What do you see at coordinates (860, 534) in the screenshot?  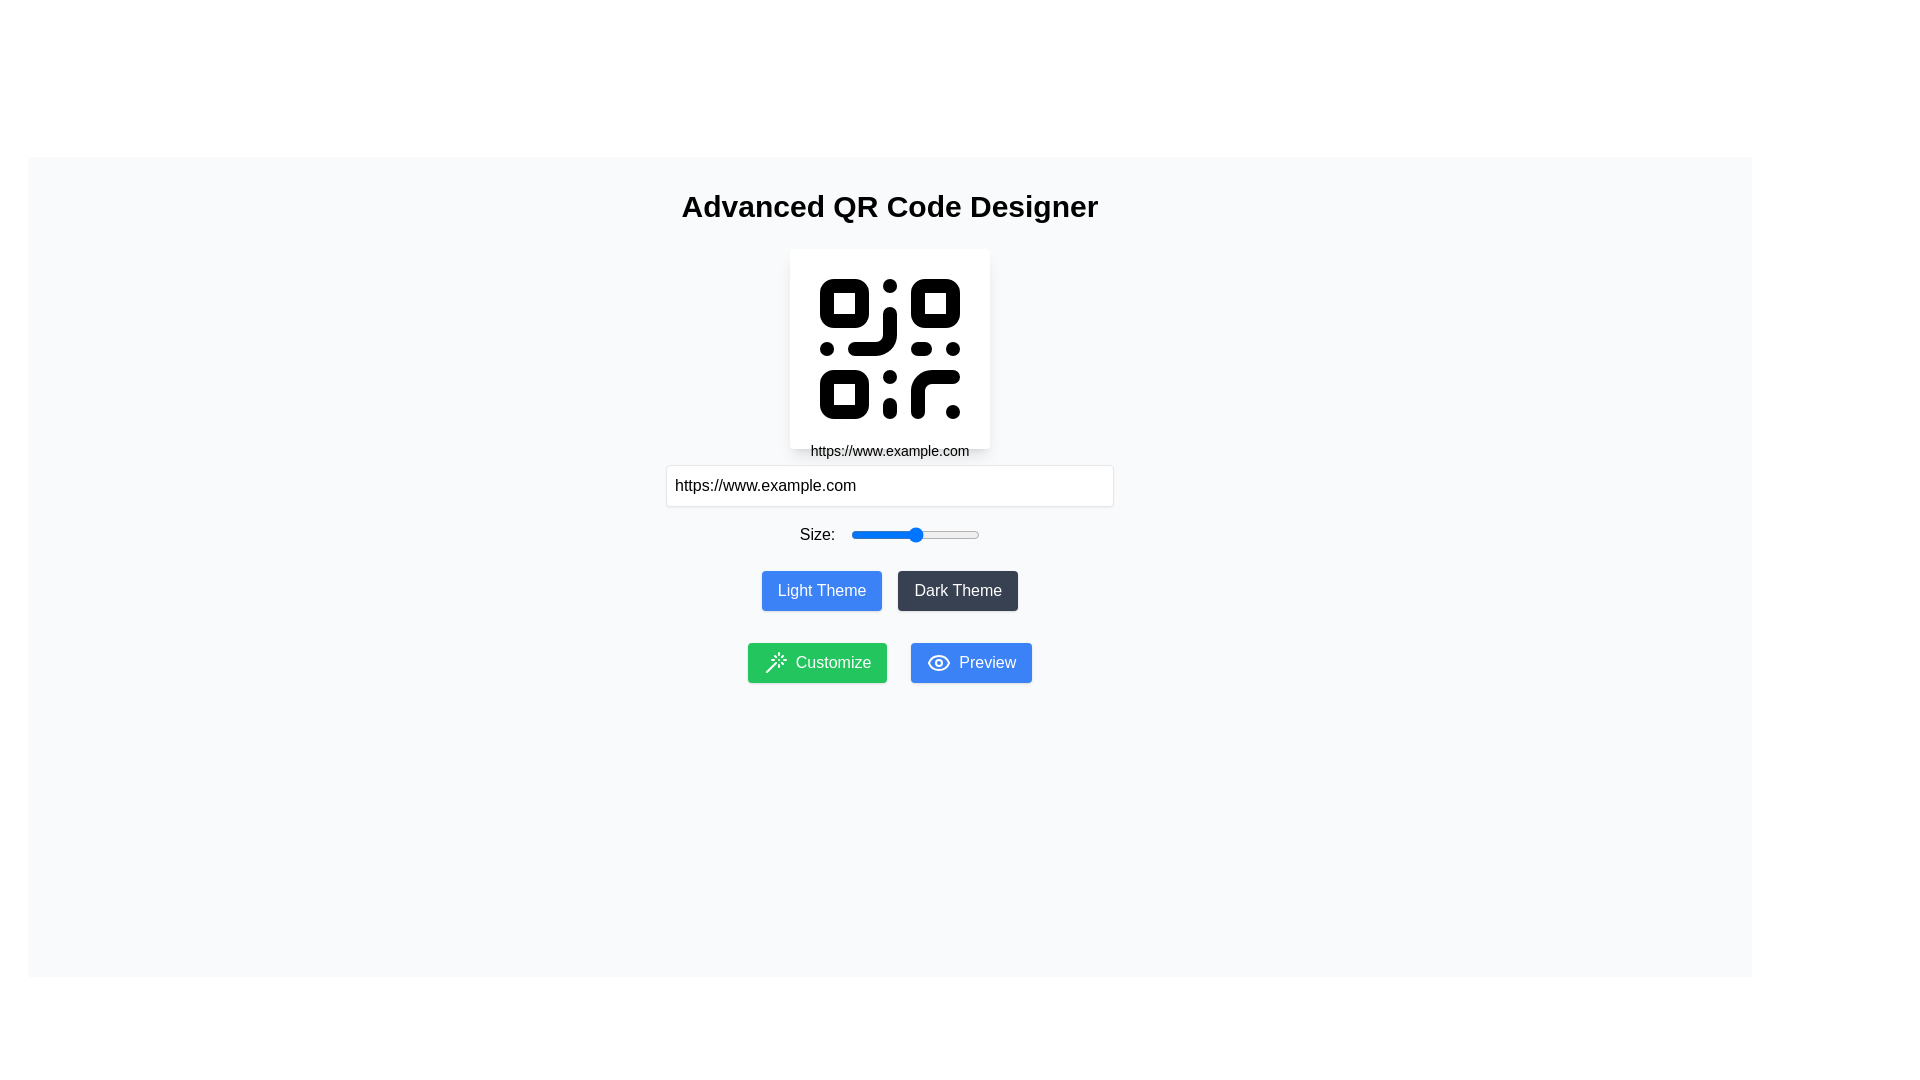 I see `the size value` at bounding box center [860, 534].